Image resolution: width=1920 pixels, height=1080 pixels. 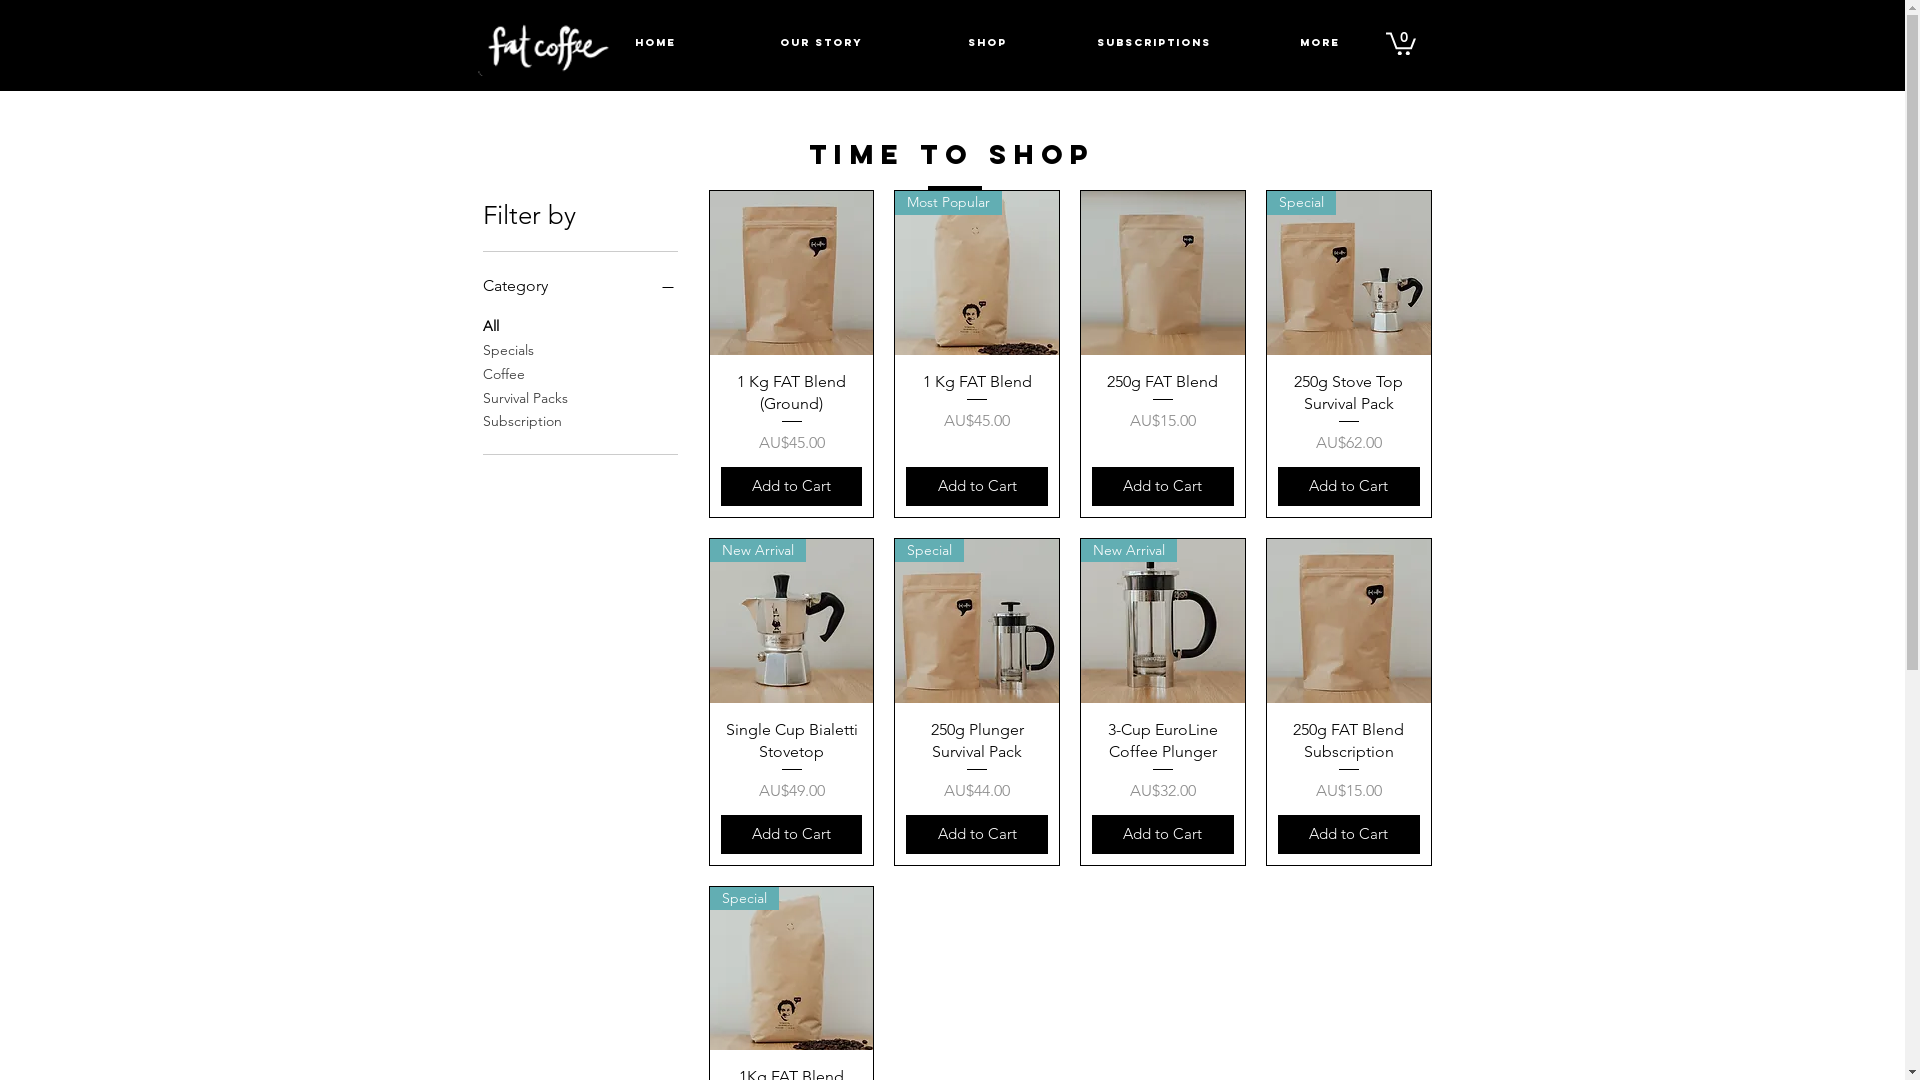 What do you see at coordinates (1348, 761) in the screenshot?
I see `'250g FAT Blend Subscription` at bounding box center [1348, 761].